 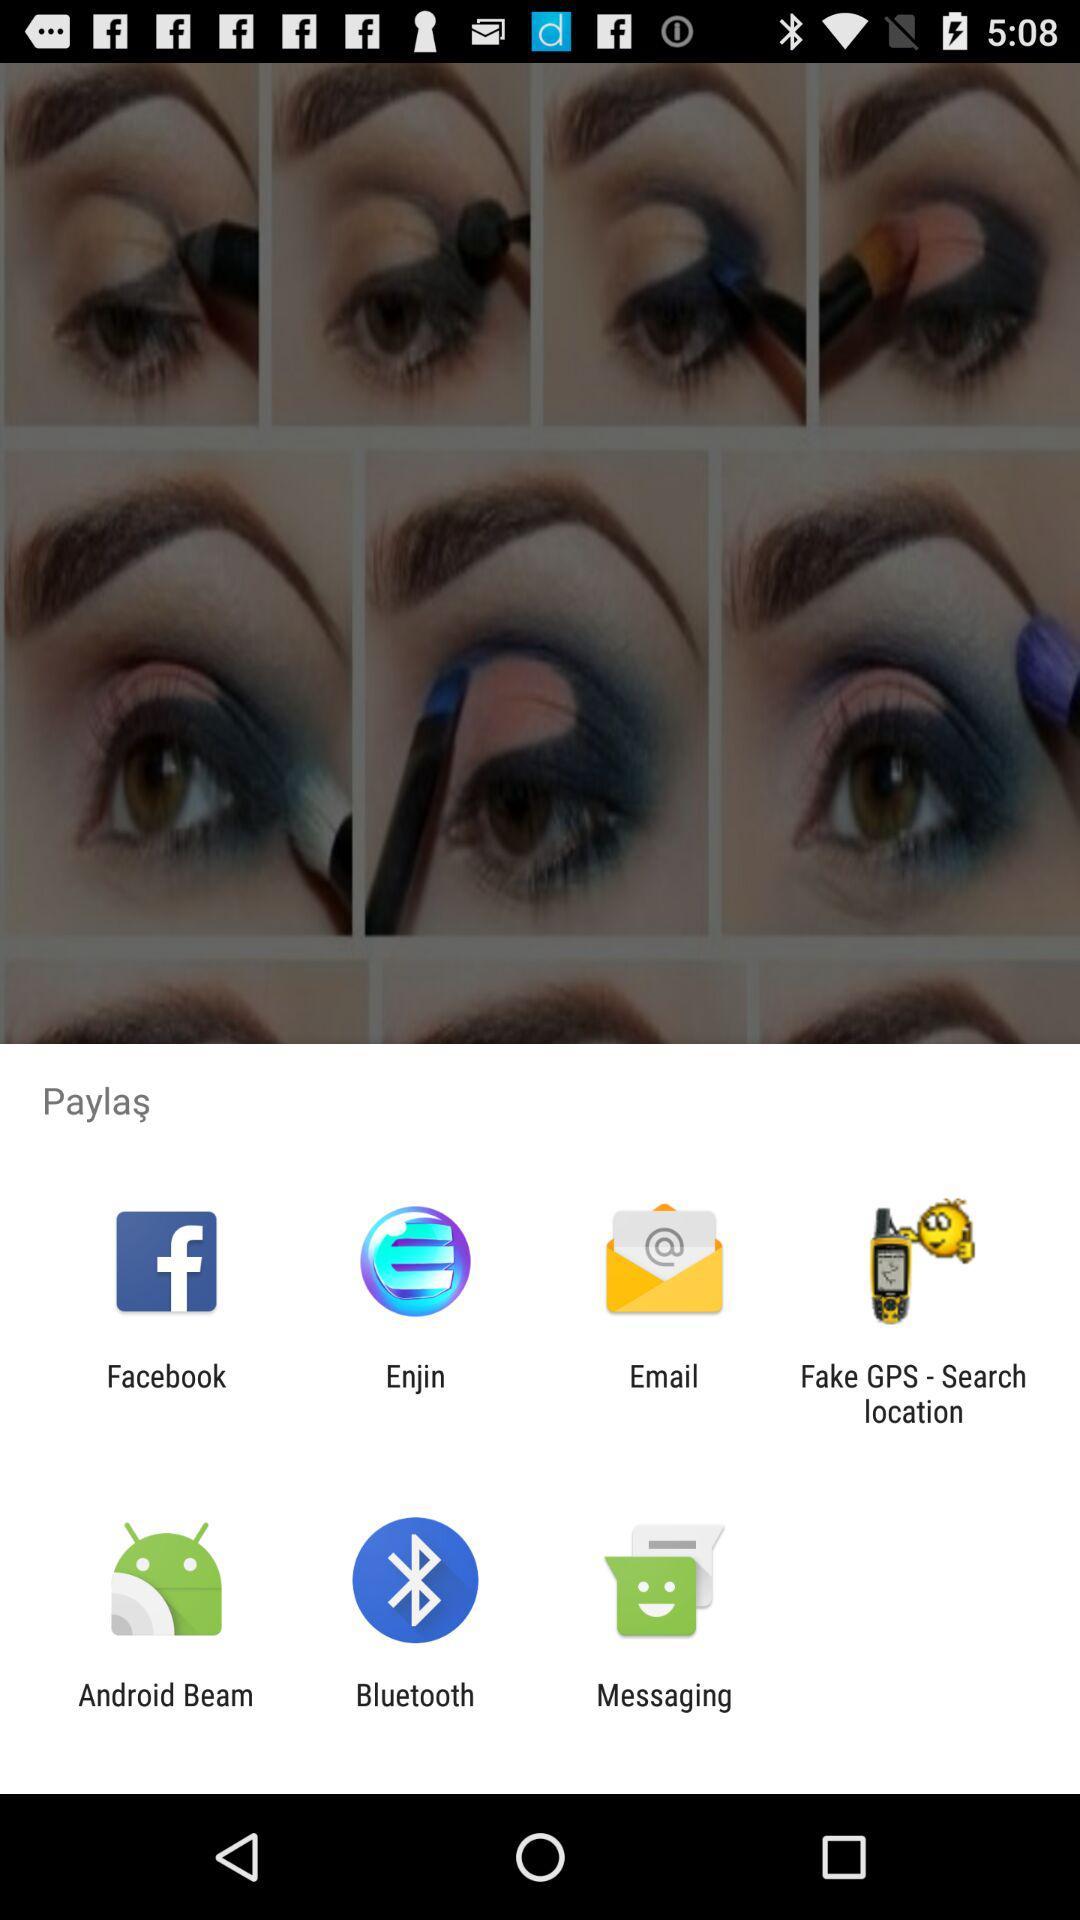 I want to click on the bluetooth app, so click(x=414, y=1711).